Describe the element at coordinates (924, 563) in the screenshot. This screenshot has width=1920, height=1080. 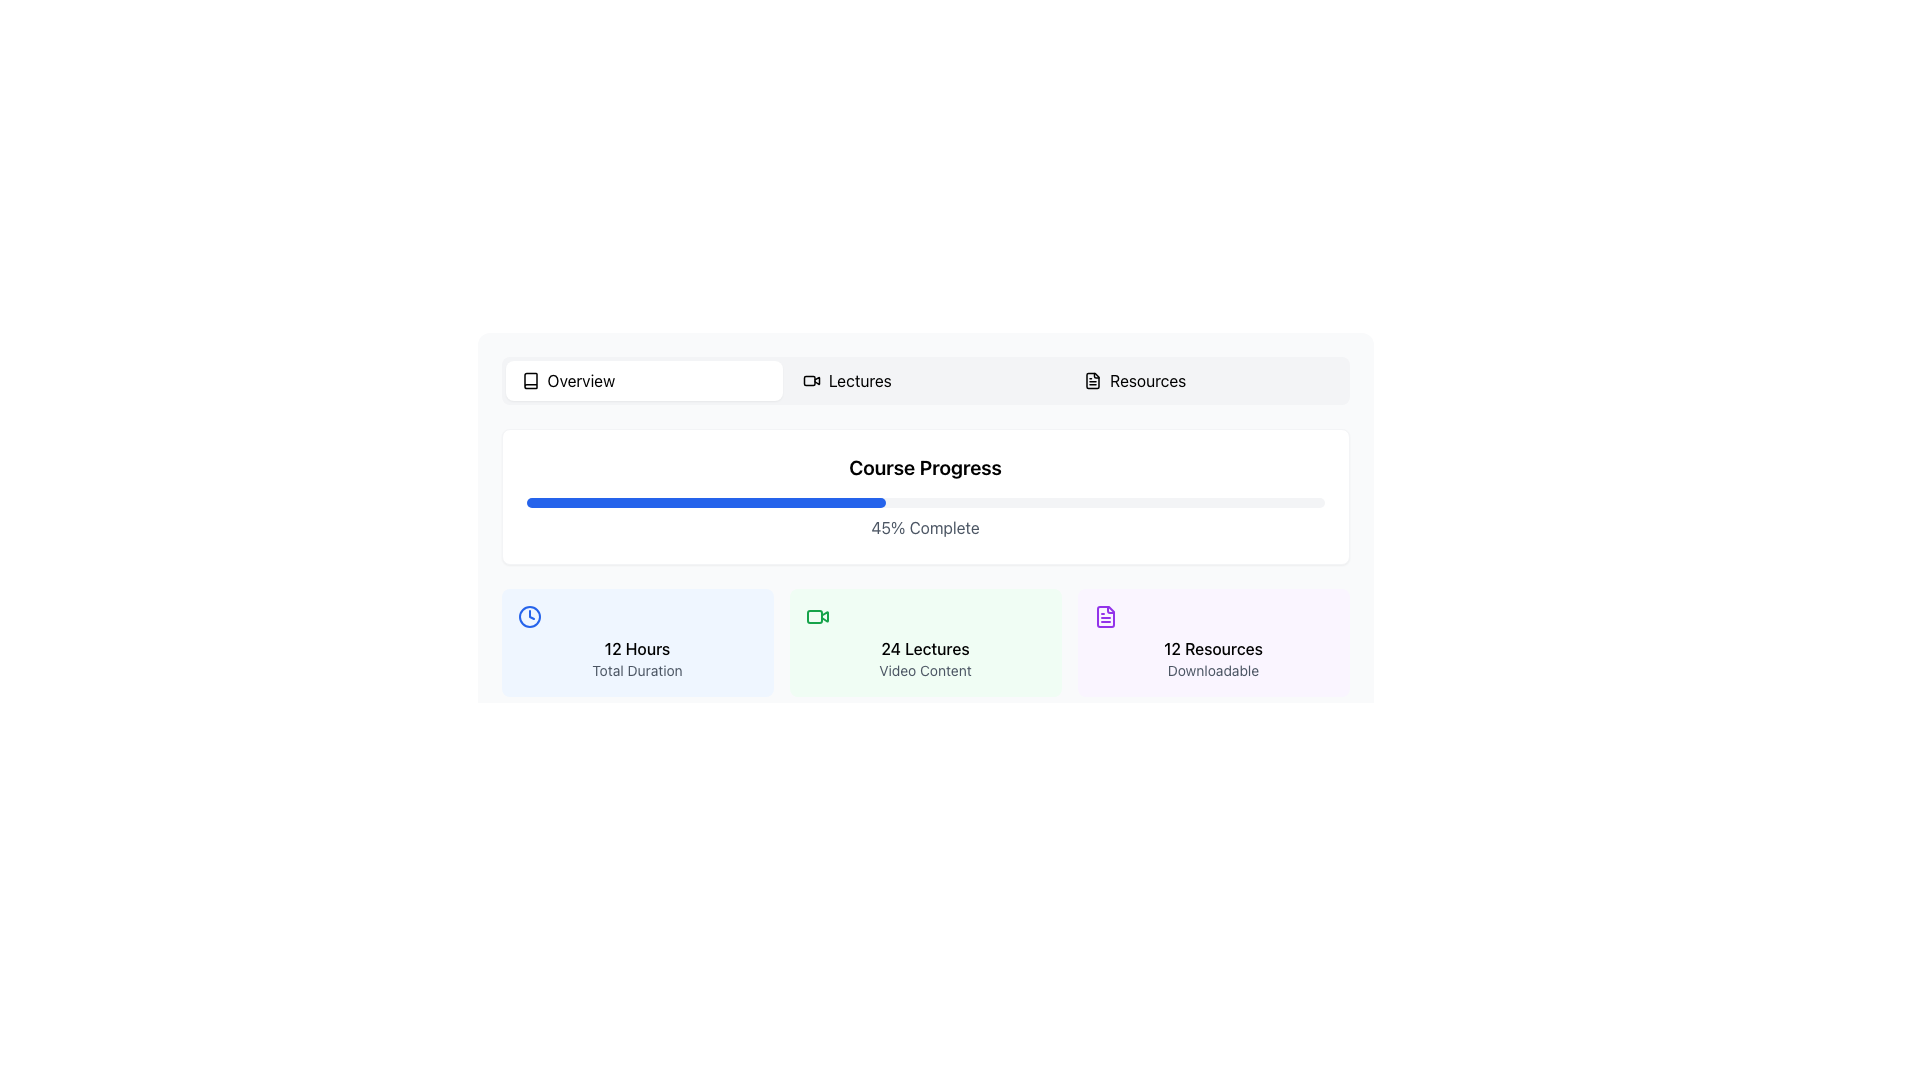
I see `the individual sections of the 'Course Progress' tracker to retrieve additional information about each section's statistics` at that location.